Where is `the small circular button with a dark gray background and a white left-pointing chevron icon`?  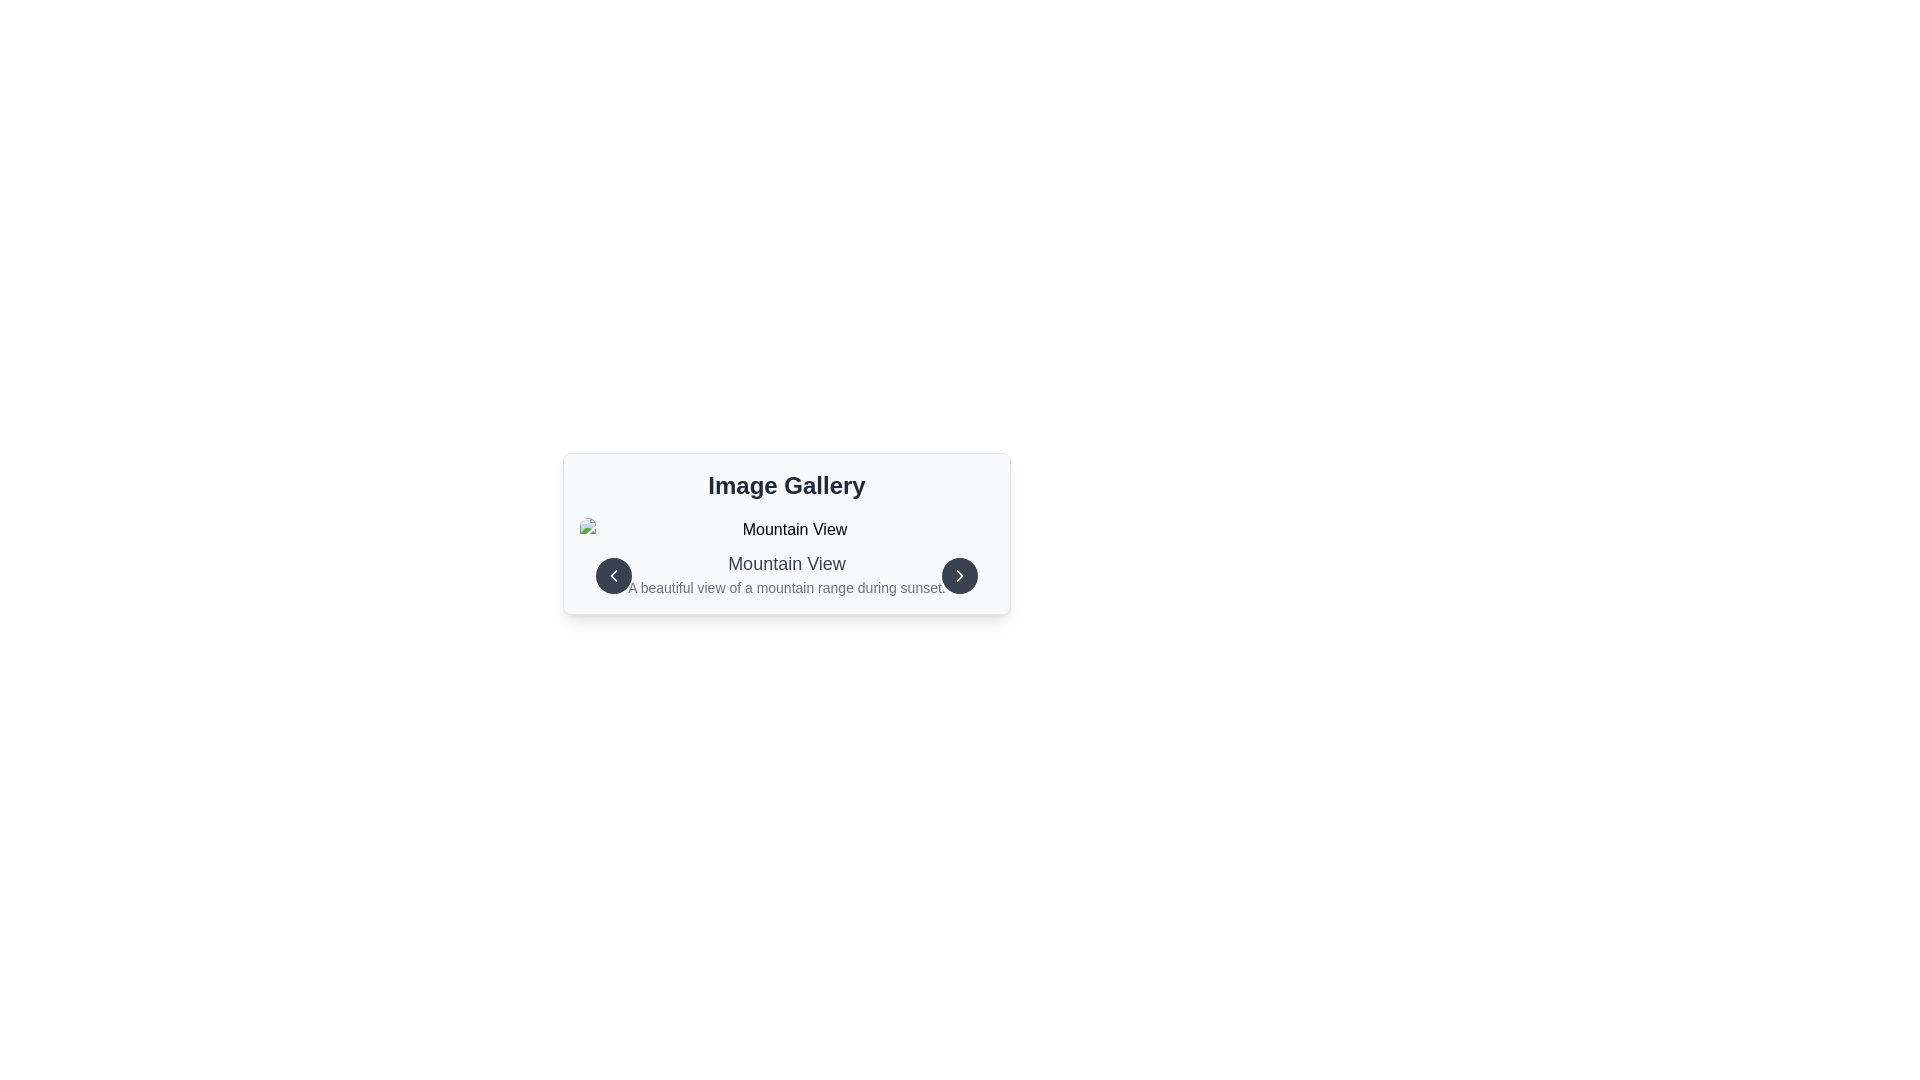
the small circular button with a dark gray background and a white left-pointing chevron icon is located at coordinates (613, 575).